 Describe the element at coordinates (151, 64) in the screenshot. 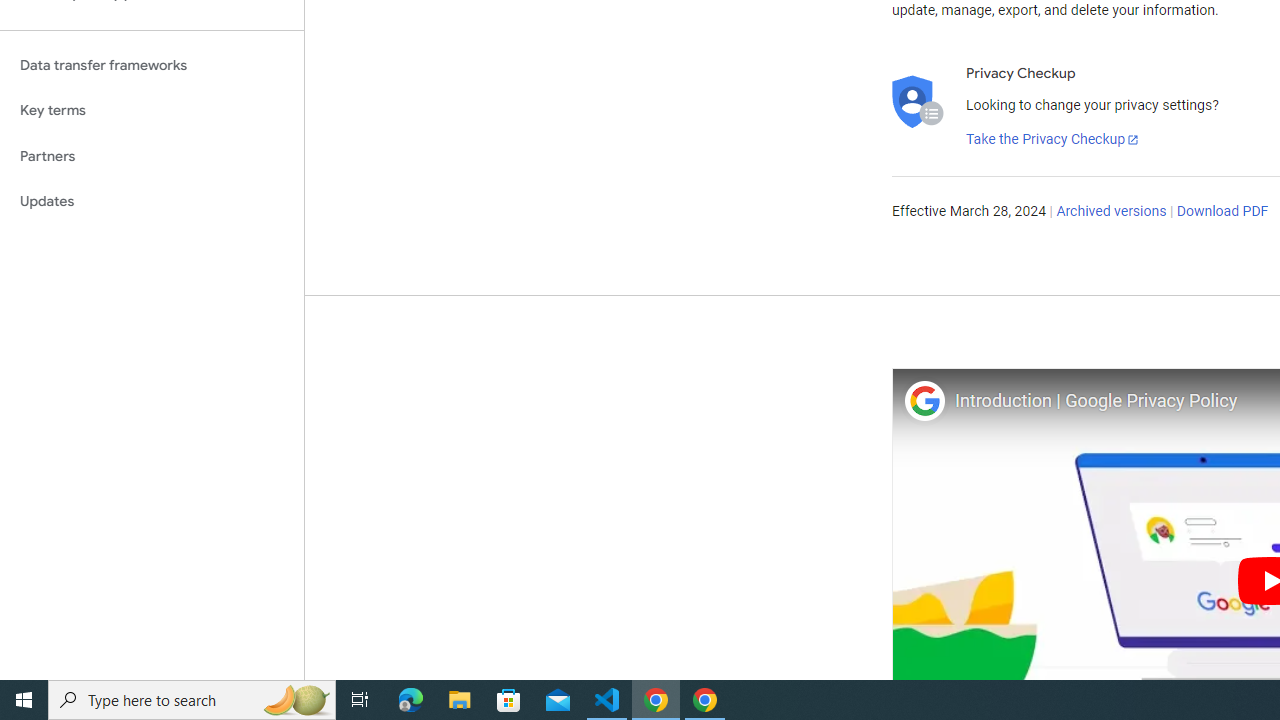

I see `'Data transfer frameworks'` at that location.